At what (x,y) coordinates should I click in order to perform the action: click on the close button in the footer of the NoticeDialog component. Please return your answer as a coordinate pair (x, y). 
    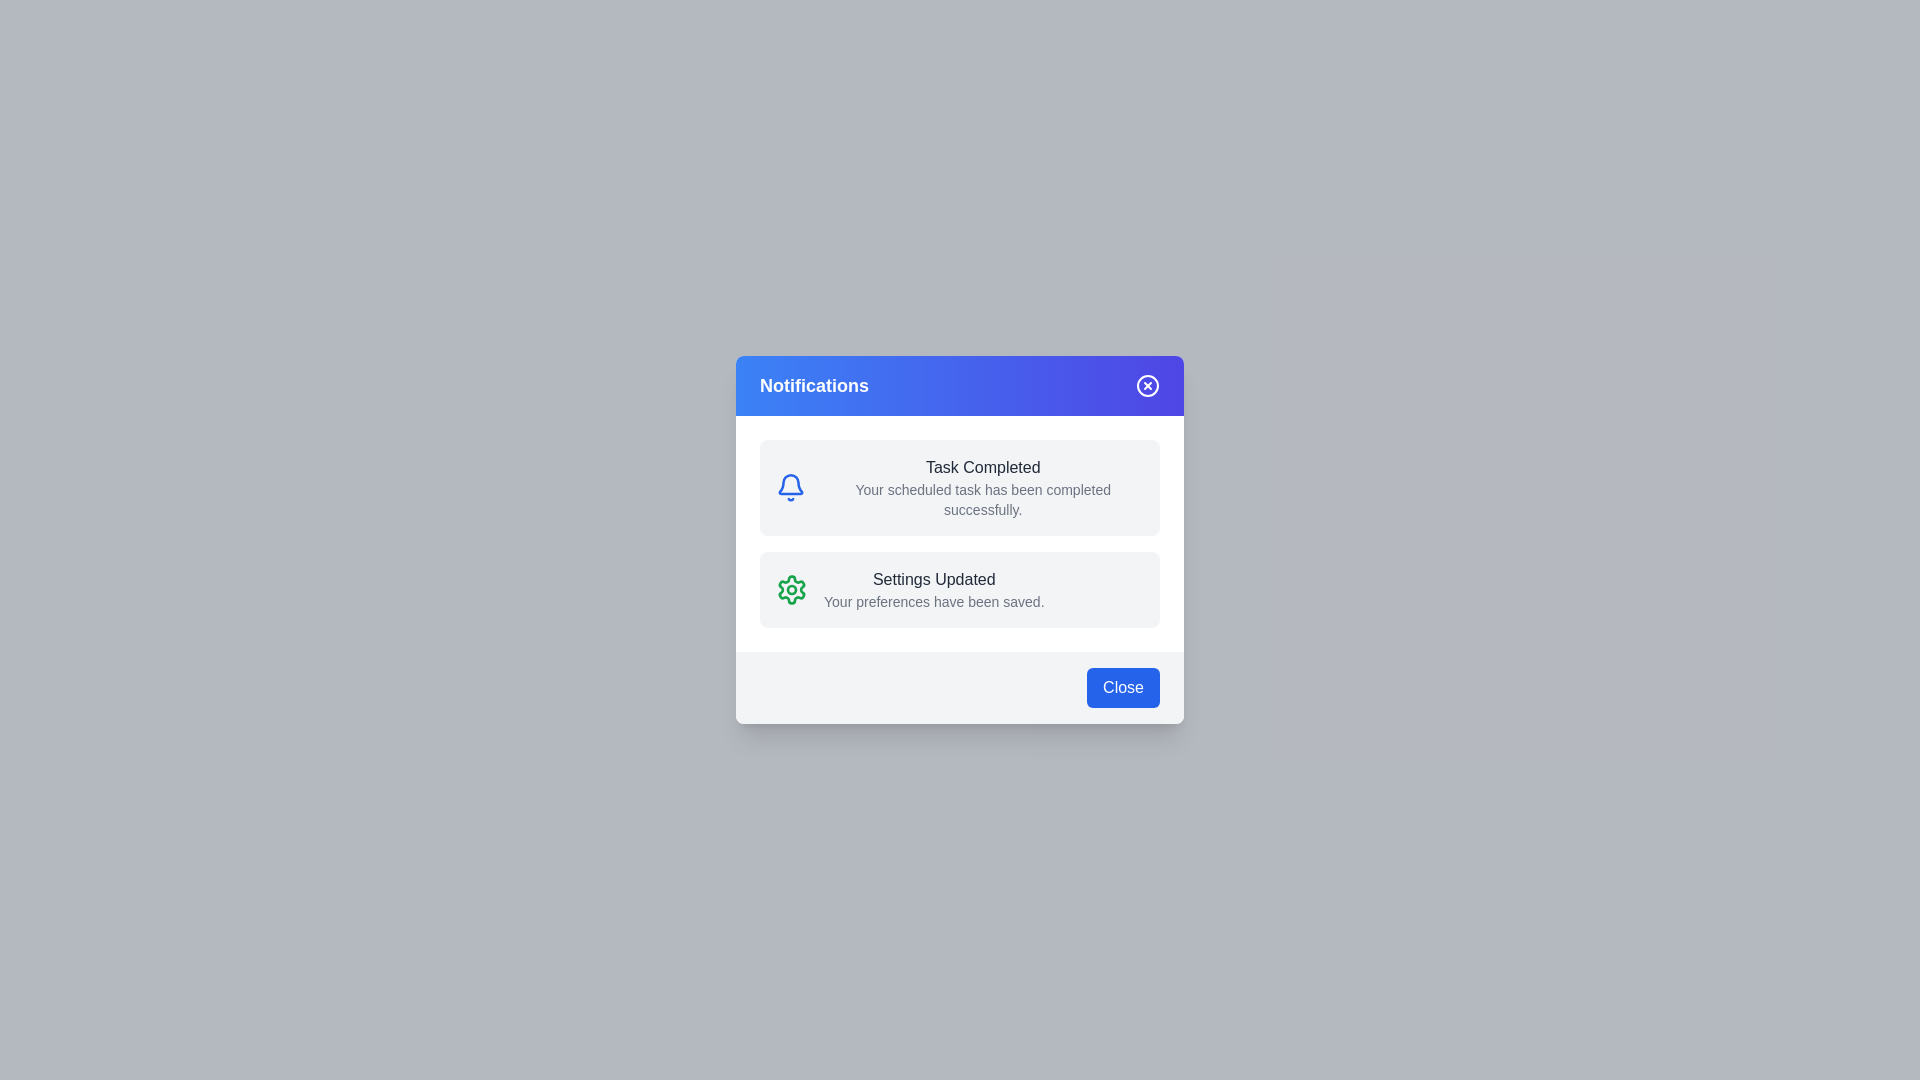
    Looking at the image, I should click on (1123, 686).